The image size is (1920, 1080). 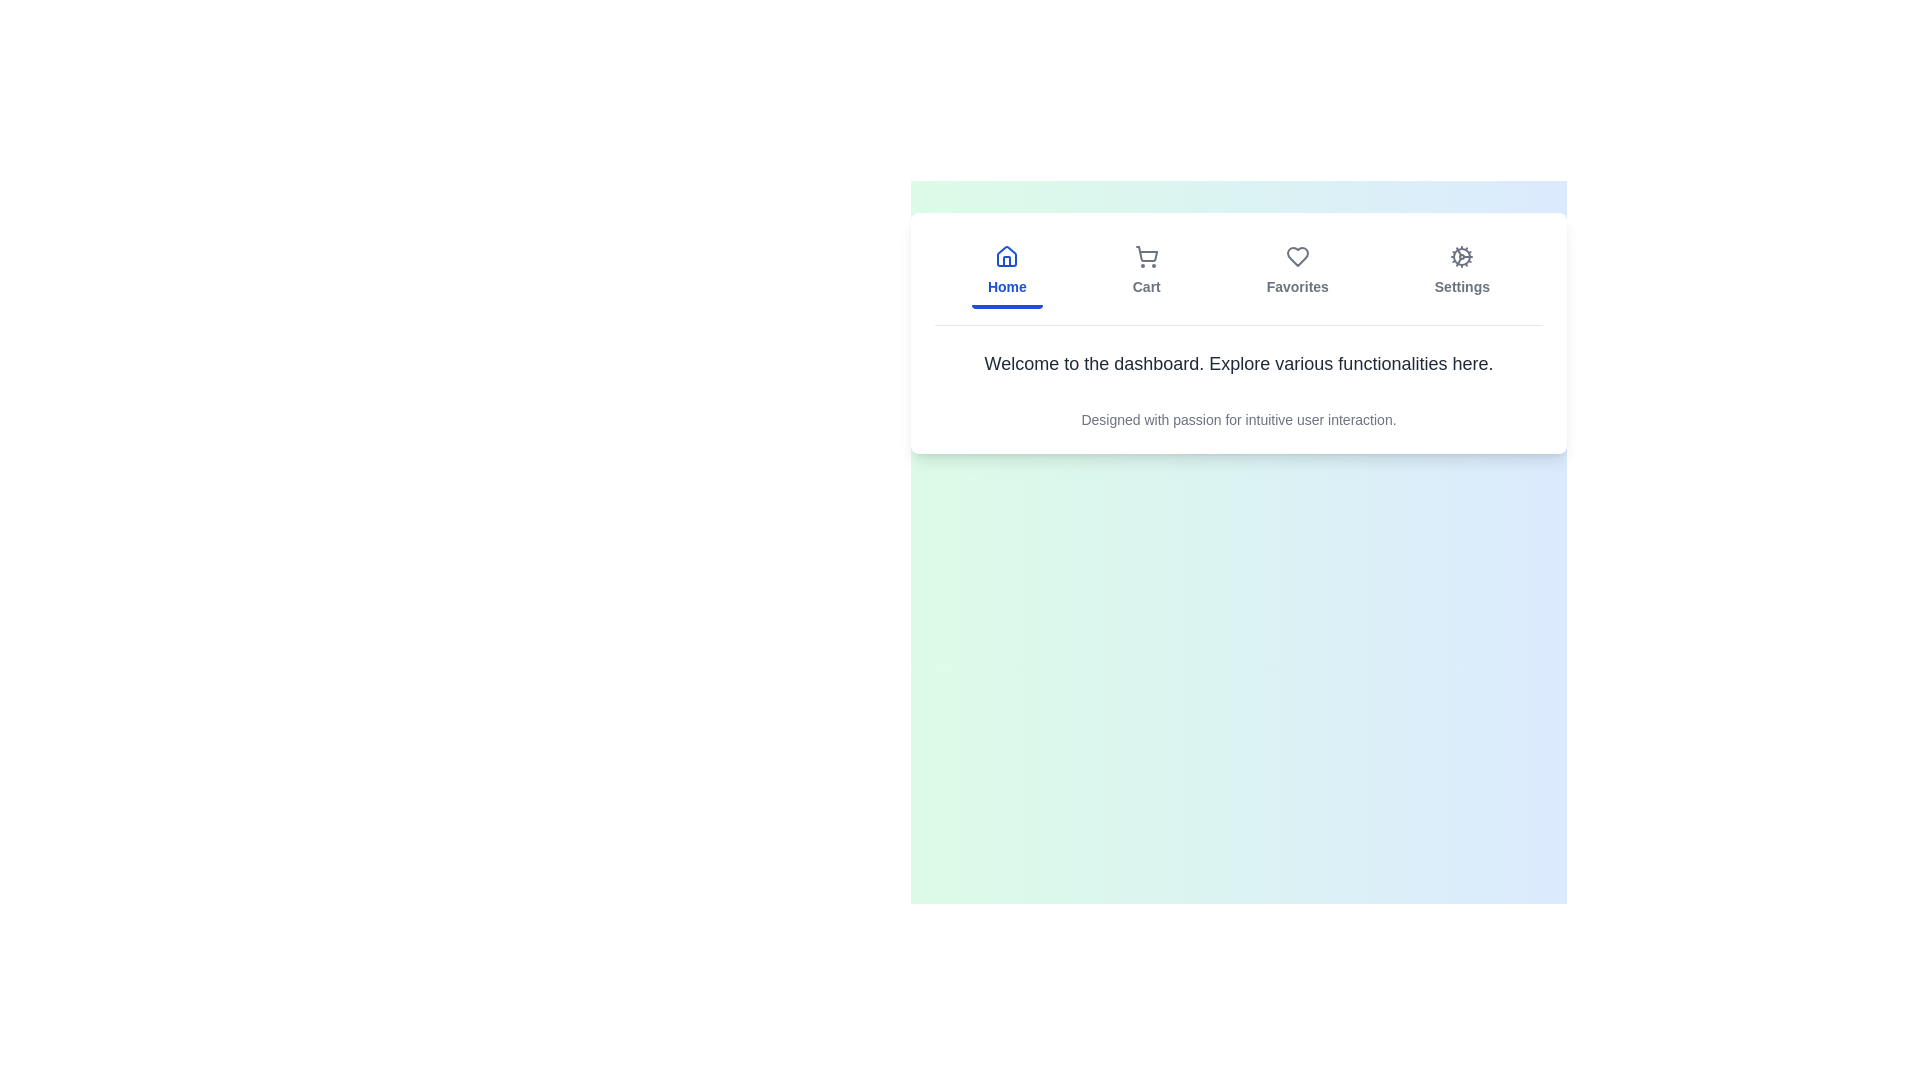 What do you see at coordinates (1146, 253) in the screenshot?
I see `the shopping cart icon's body` at bounding box center [1146, 253].